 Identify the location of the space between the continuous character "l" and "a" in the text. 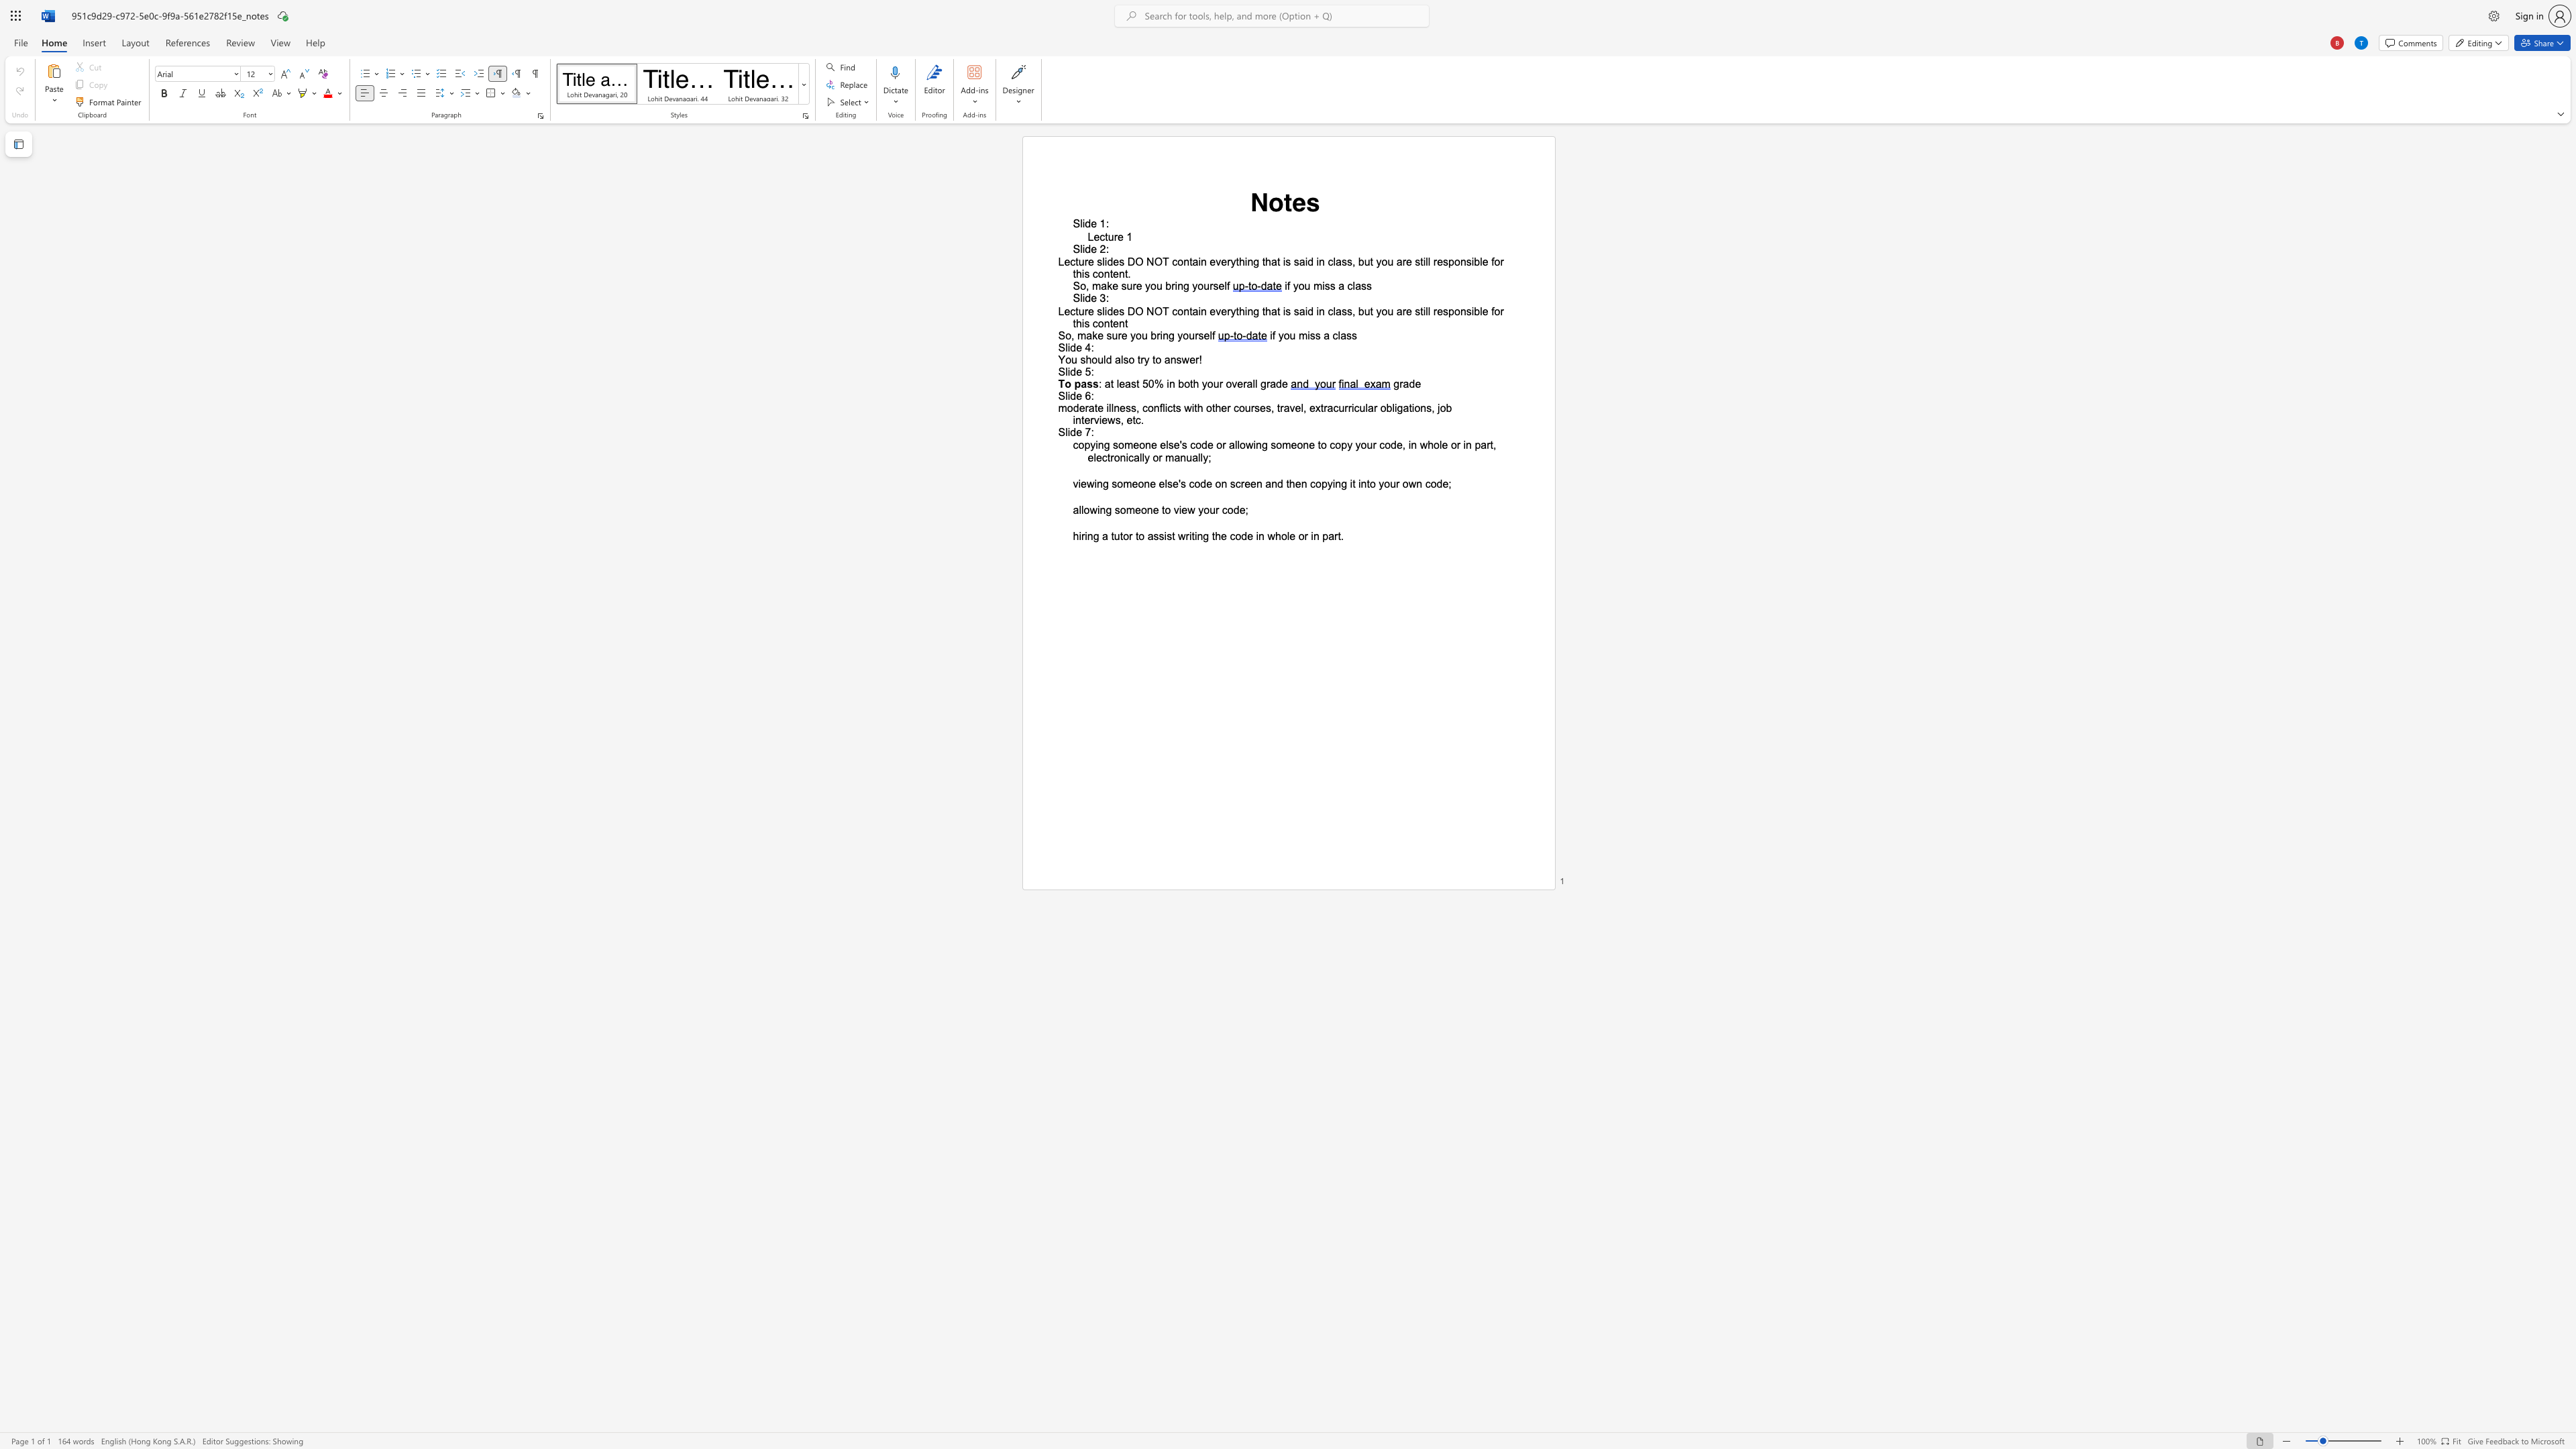
(1340, 335).